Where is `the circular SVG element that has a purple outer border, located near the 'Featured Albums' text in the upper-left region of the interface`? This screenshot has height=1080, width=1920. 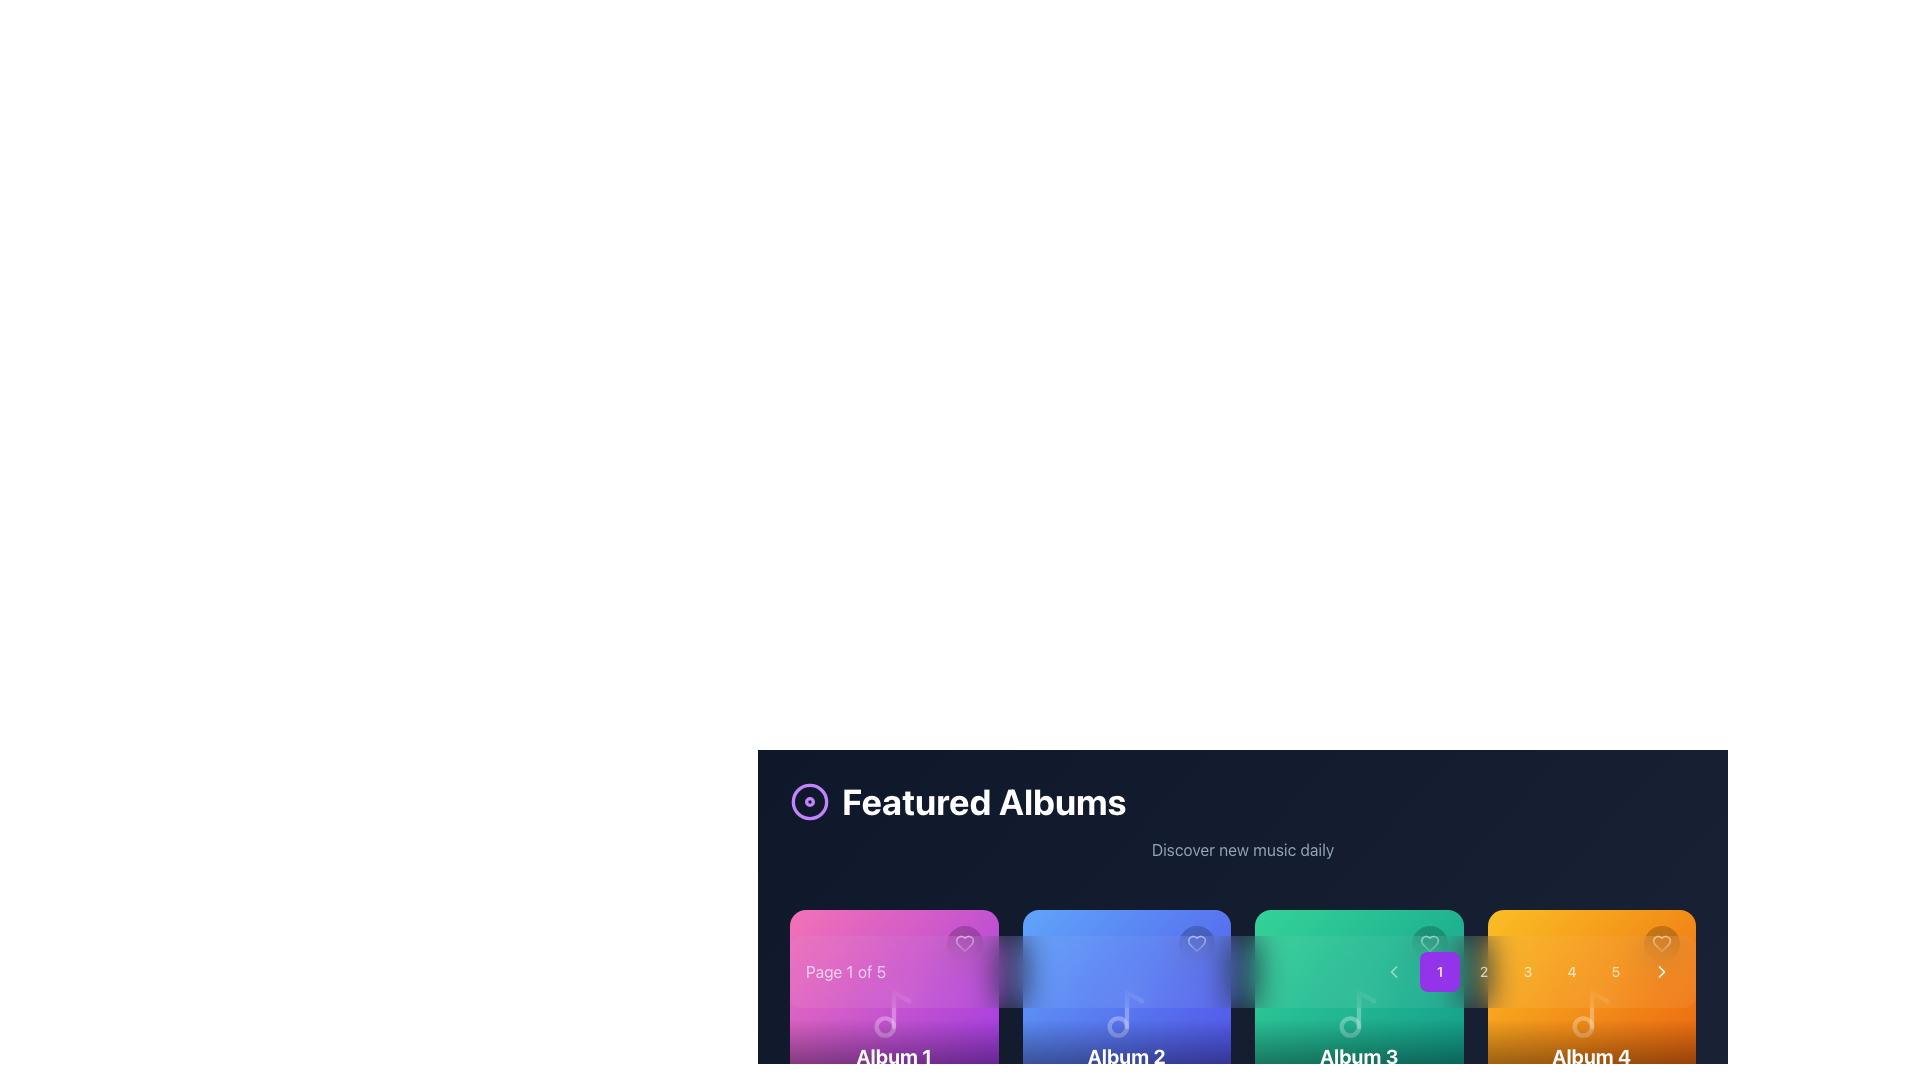
the circular SVG element that has a purple outer border, located near the 'Featured Albums' text in the upper-left region of the interface is located at coordinates (810, 801).